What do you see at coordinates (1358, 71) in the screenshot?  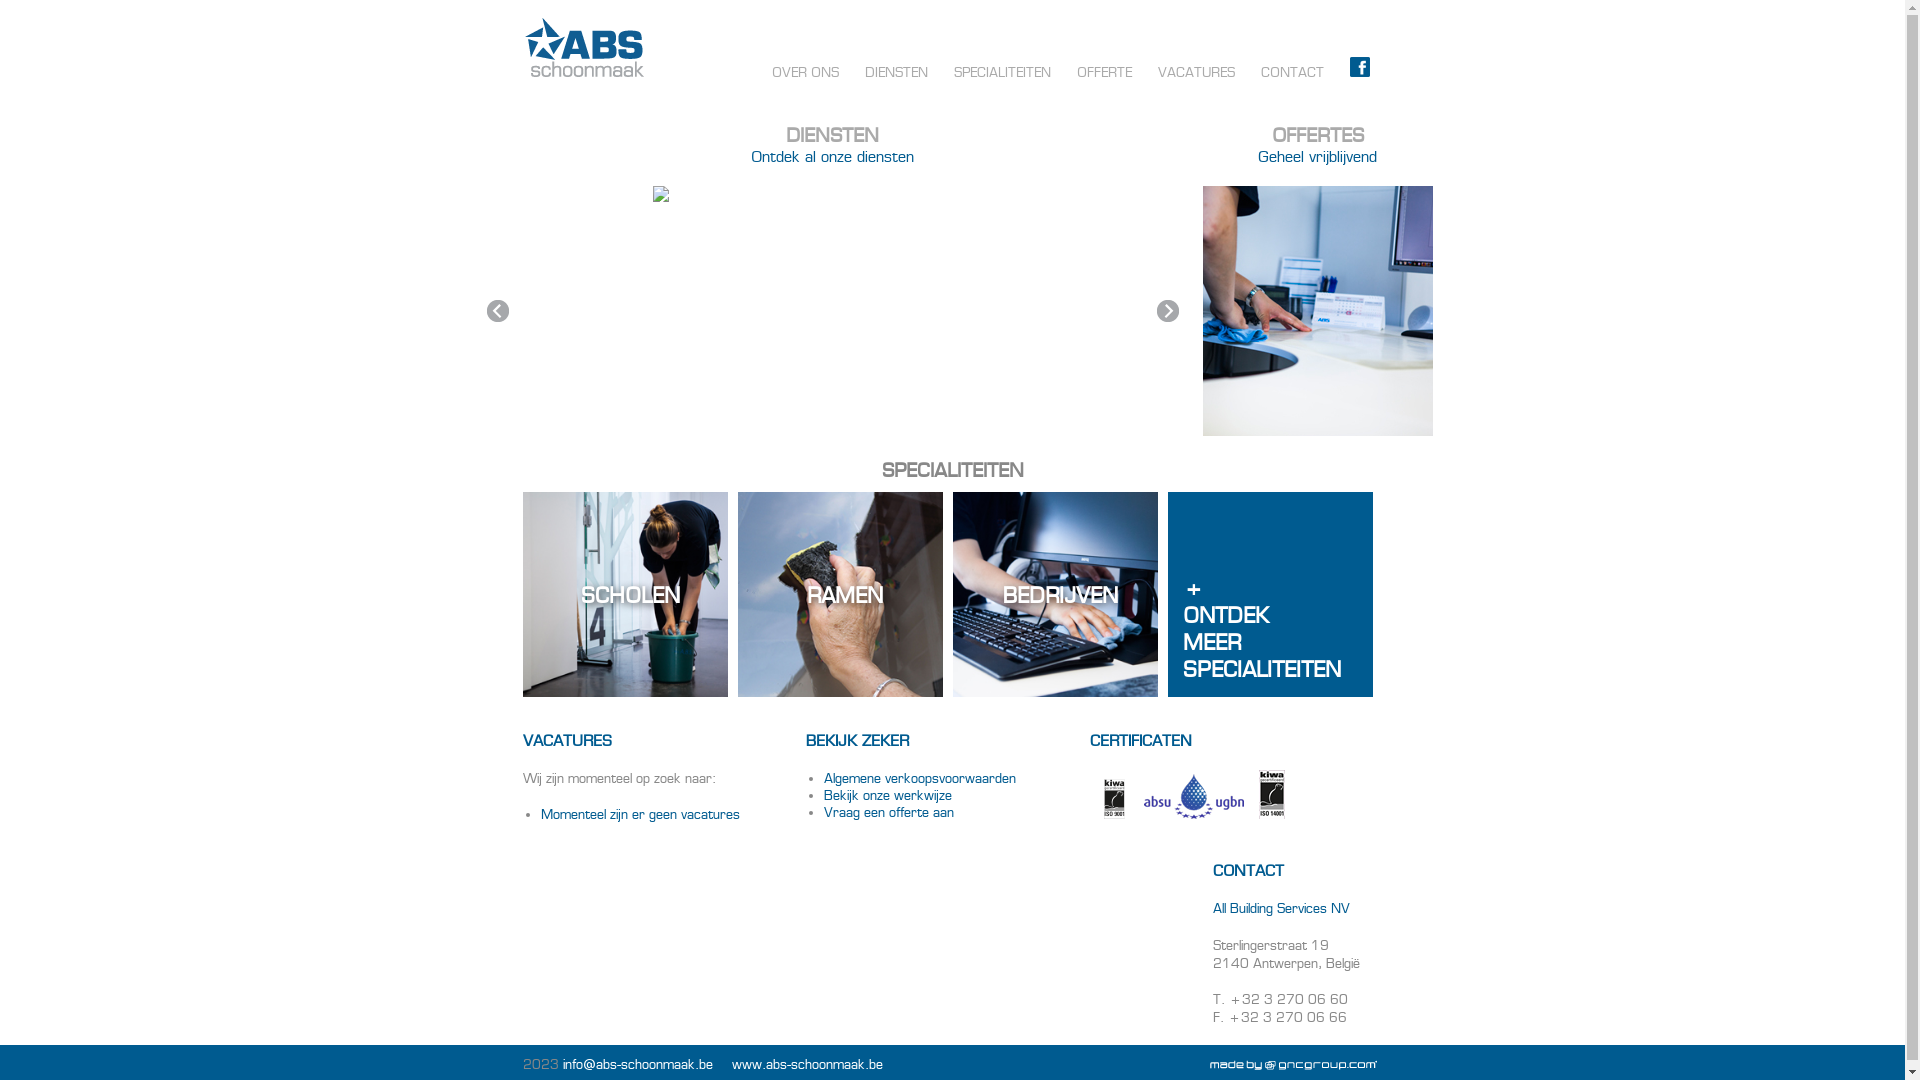 I see `'Facebook'` at bounding box center [1358, 71].